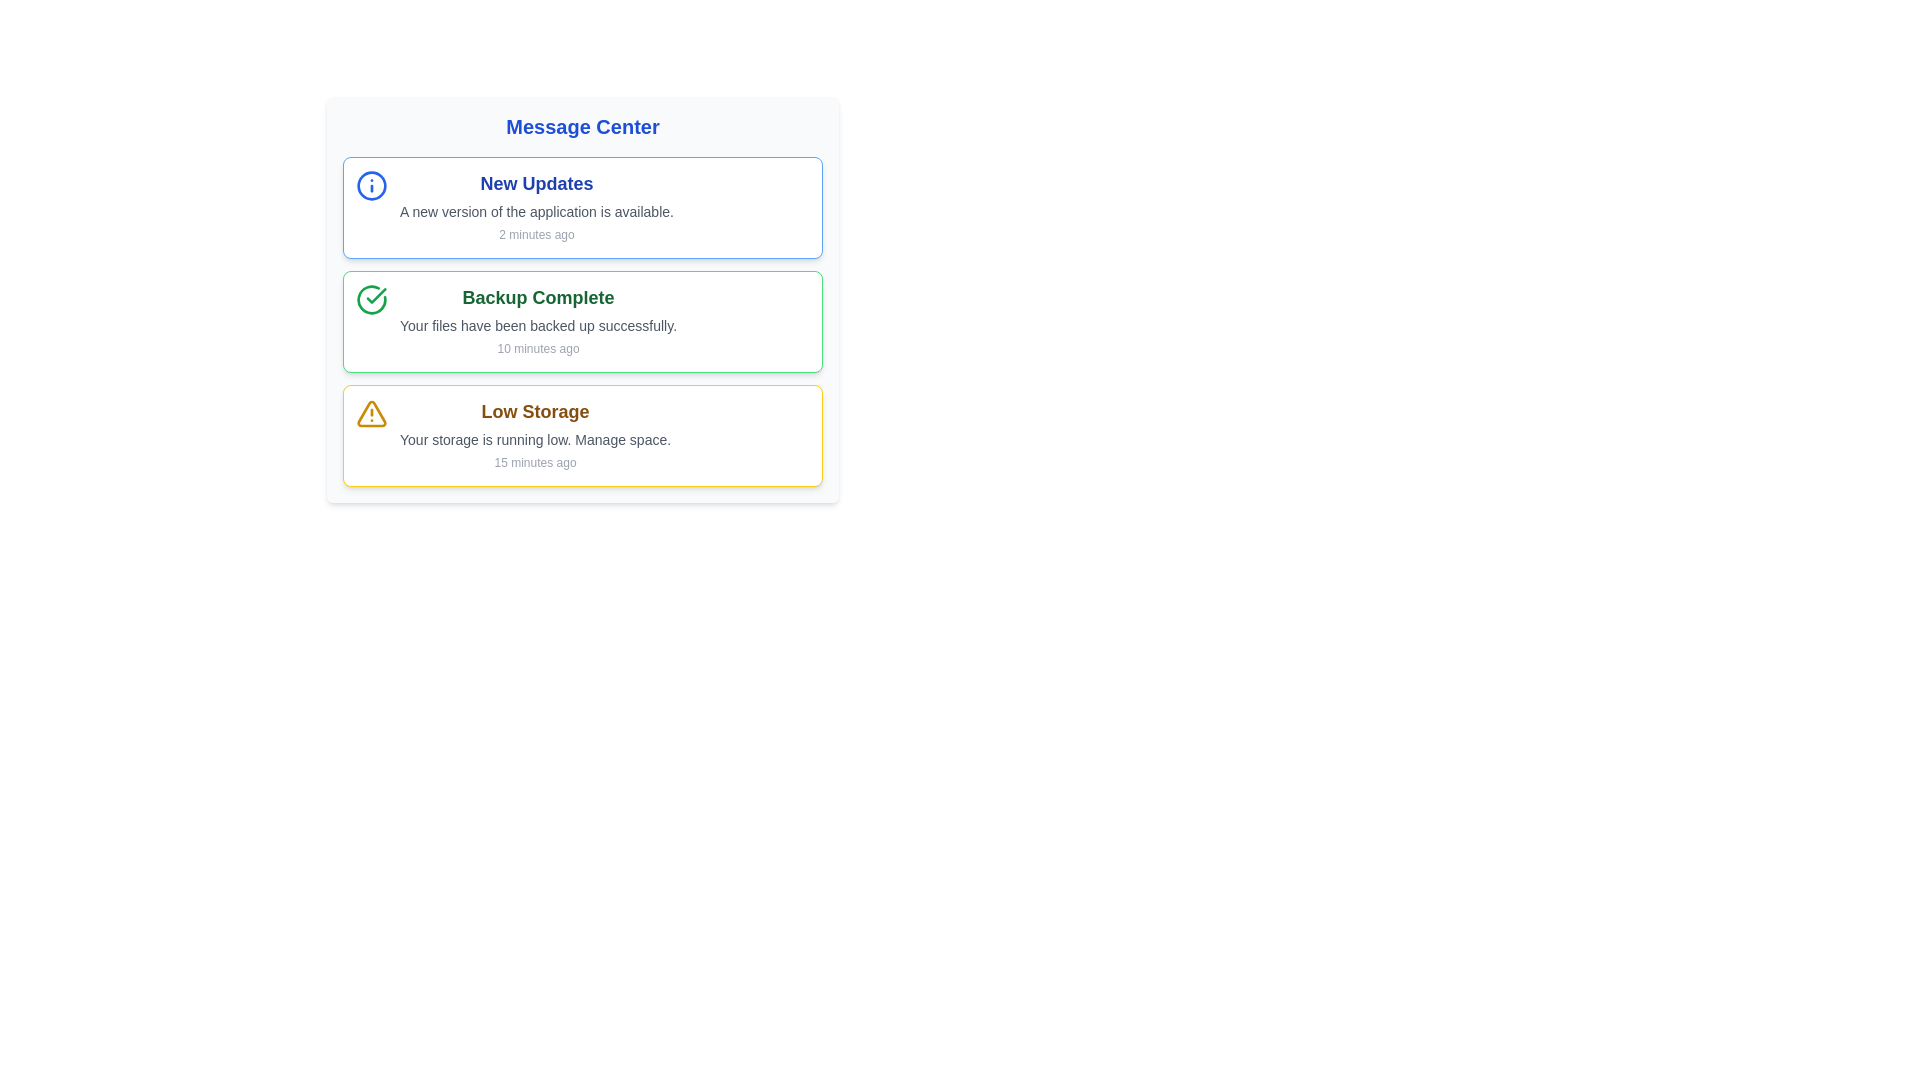 This screenshot has width=1920, height=1080. What do you see at coordinates (581, 208) in the screenshot?
I see `the Notification Card that informs the user about the availability of a new application version, located at the top of the list of notifications in the message center dashboard` at bounding box center [581, 208].